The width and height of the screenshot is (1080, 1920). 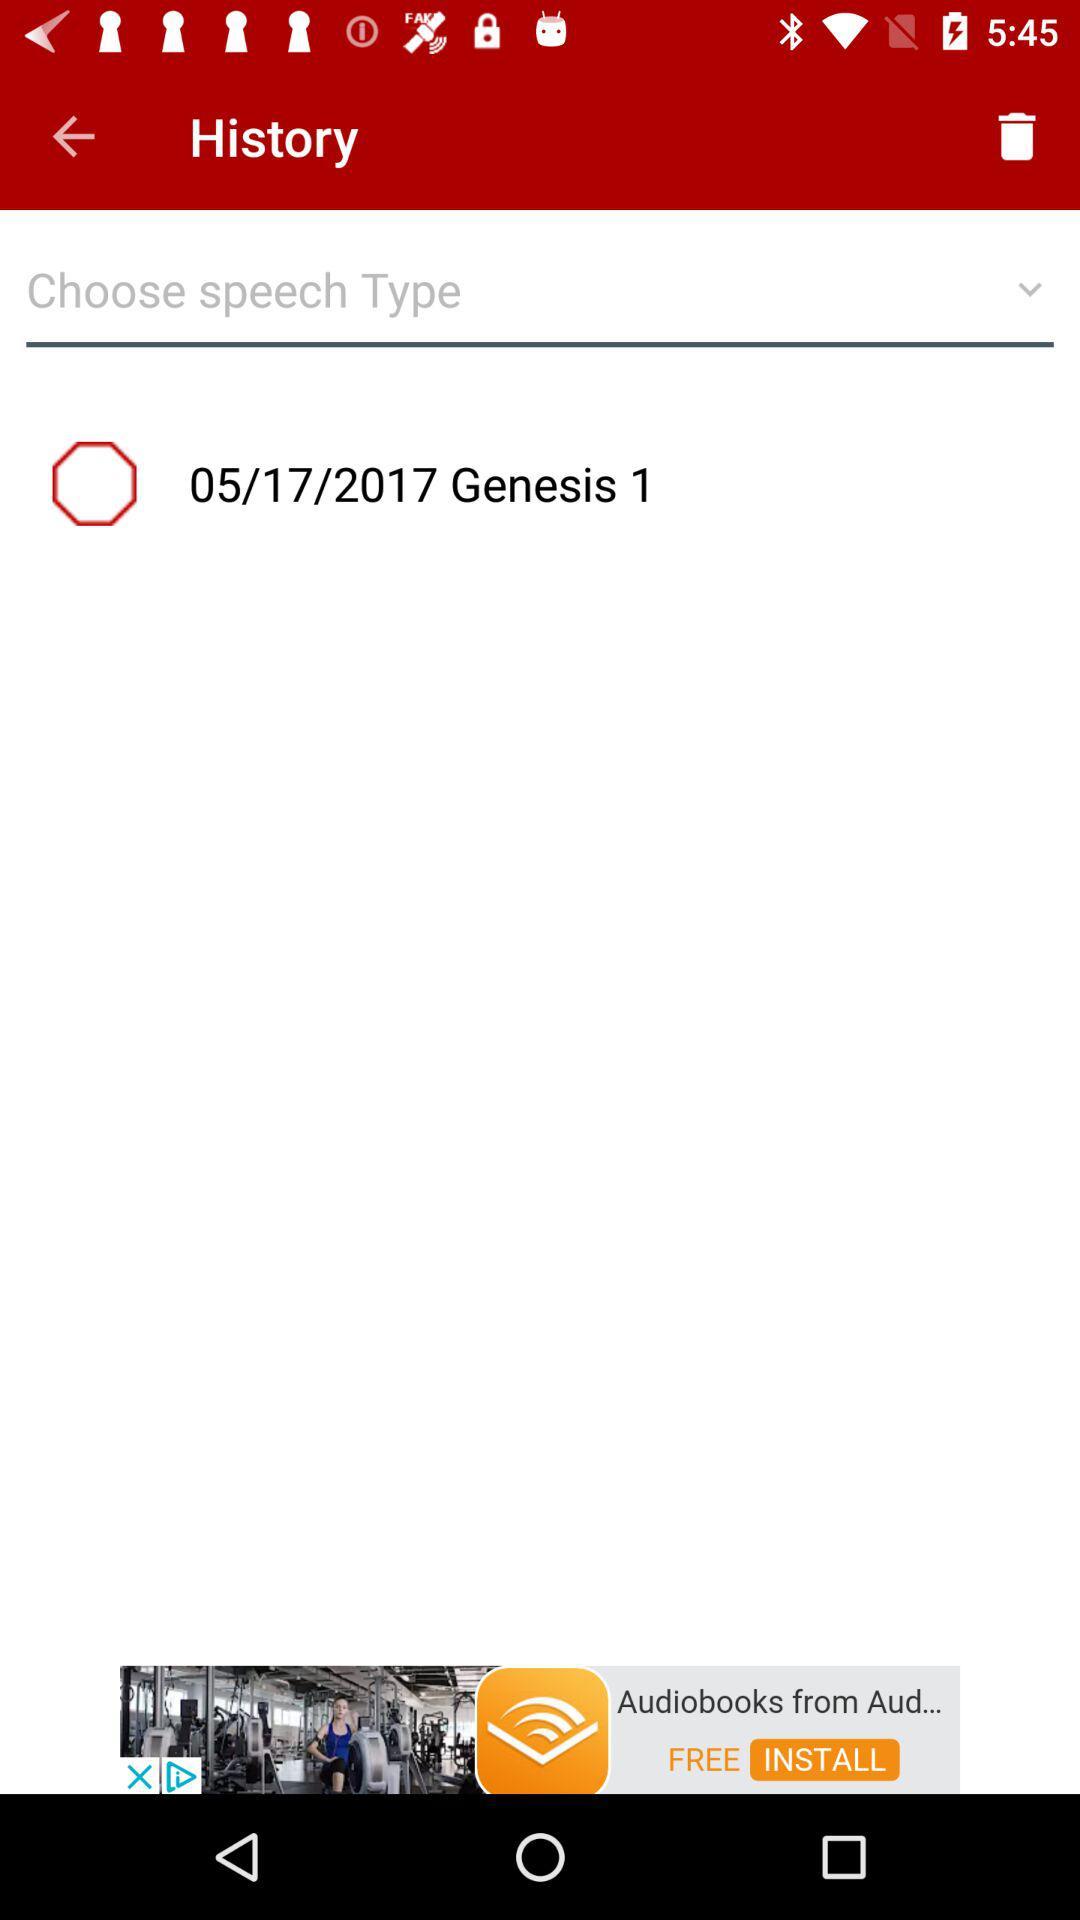 What do you see at coordinates (72, 135) in the screenshot?
I see `go back` at bounding box center [72, 135].